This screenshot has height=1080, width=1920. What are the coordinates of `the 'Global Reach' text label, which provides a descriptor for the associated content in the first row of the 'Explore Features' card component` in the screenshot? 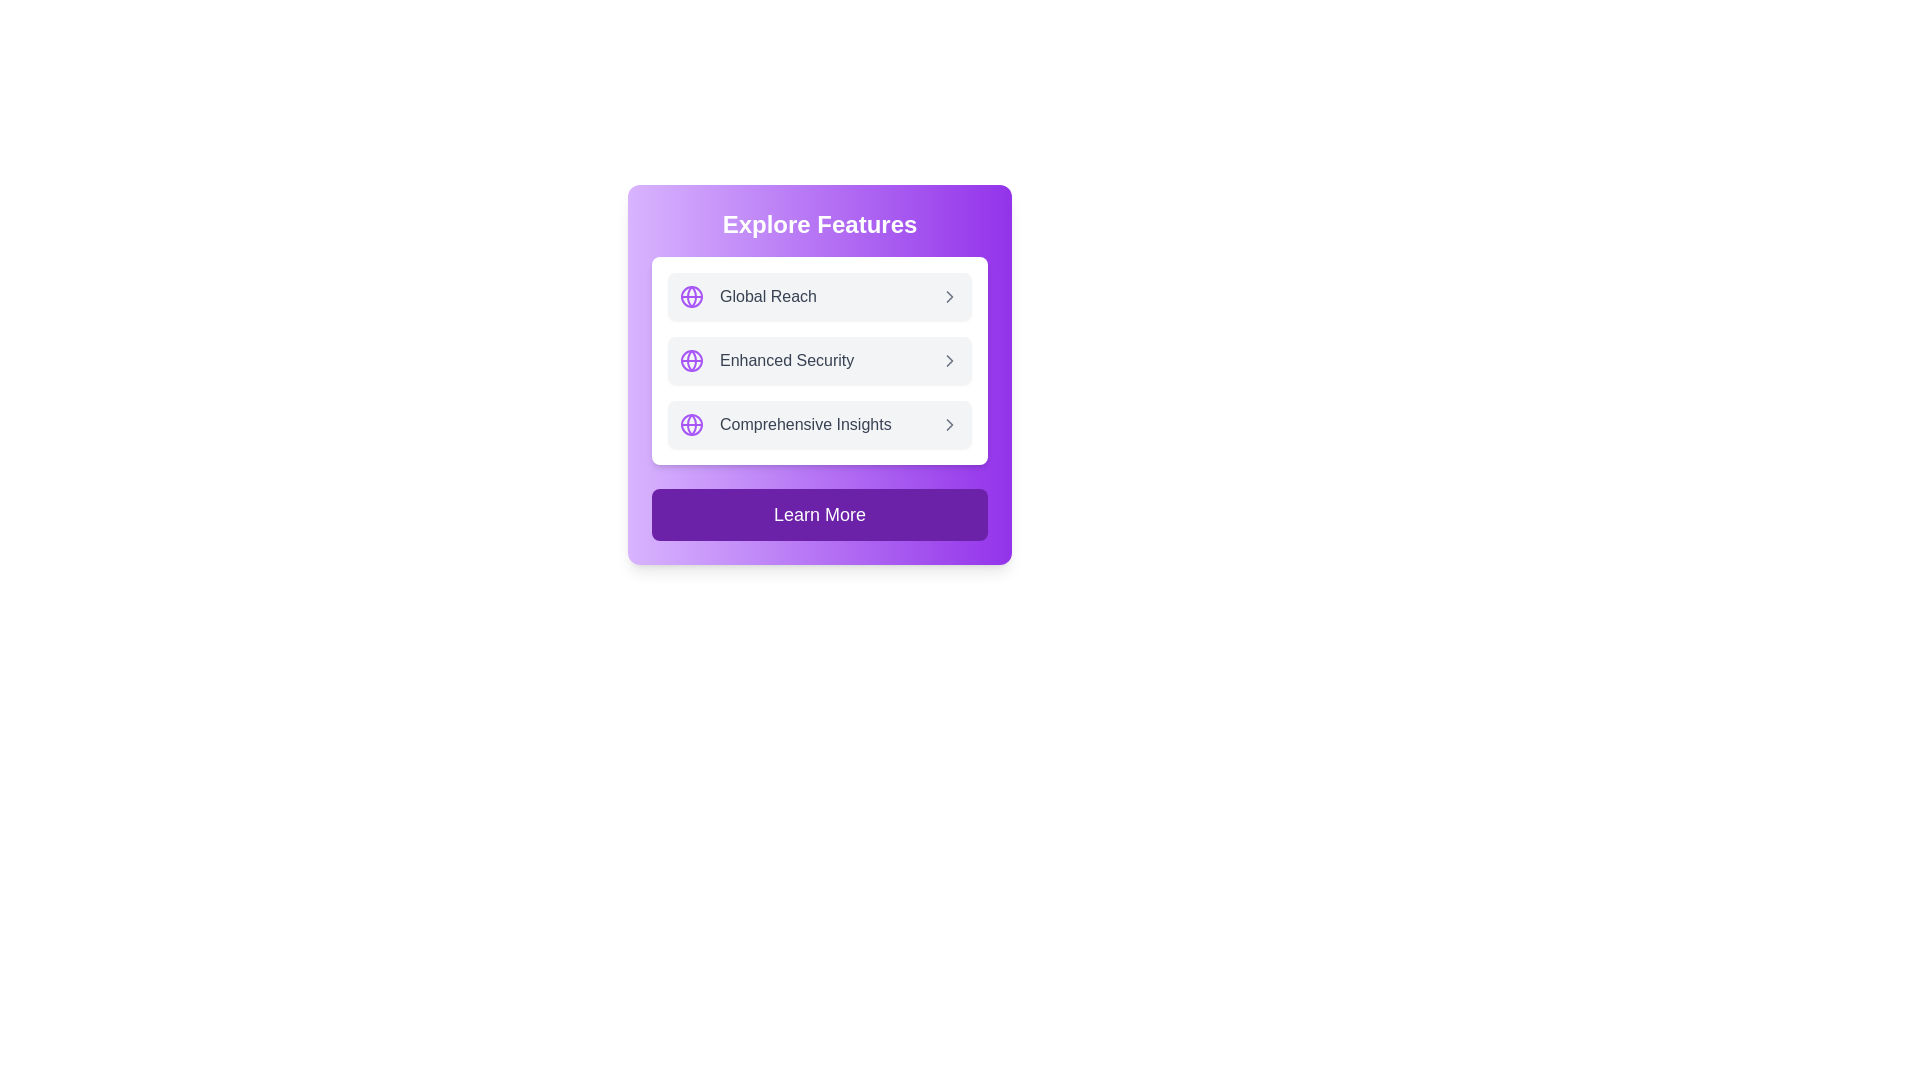 It's located at (767, 297).